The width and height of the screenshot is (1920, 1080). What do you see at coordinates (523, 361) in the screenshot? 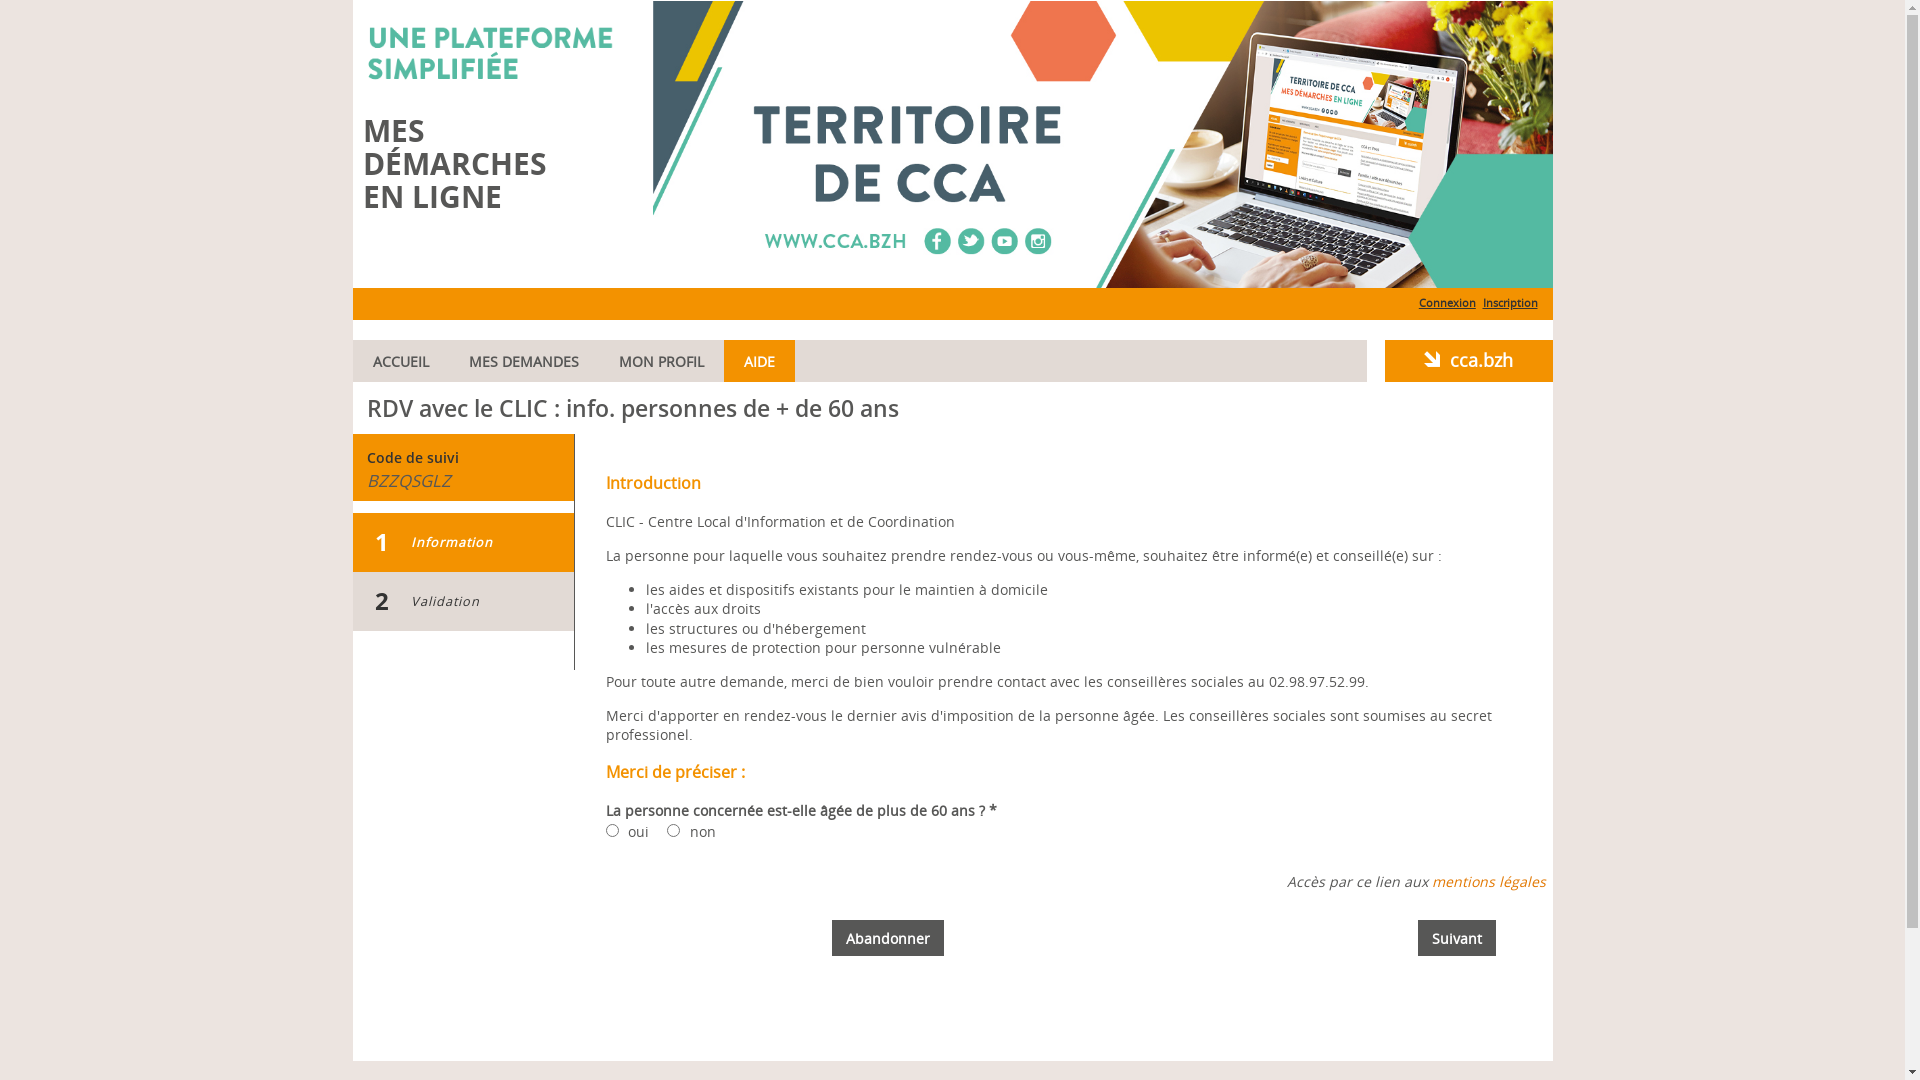
I see `'MES DEMANDES'` at bounding box center [523, 361].